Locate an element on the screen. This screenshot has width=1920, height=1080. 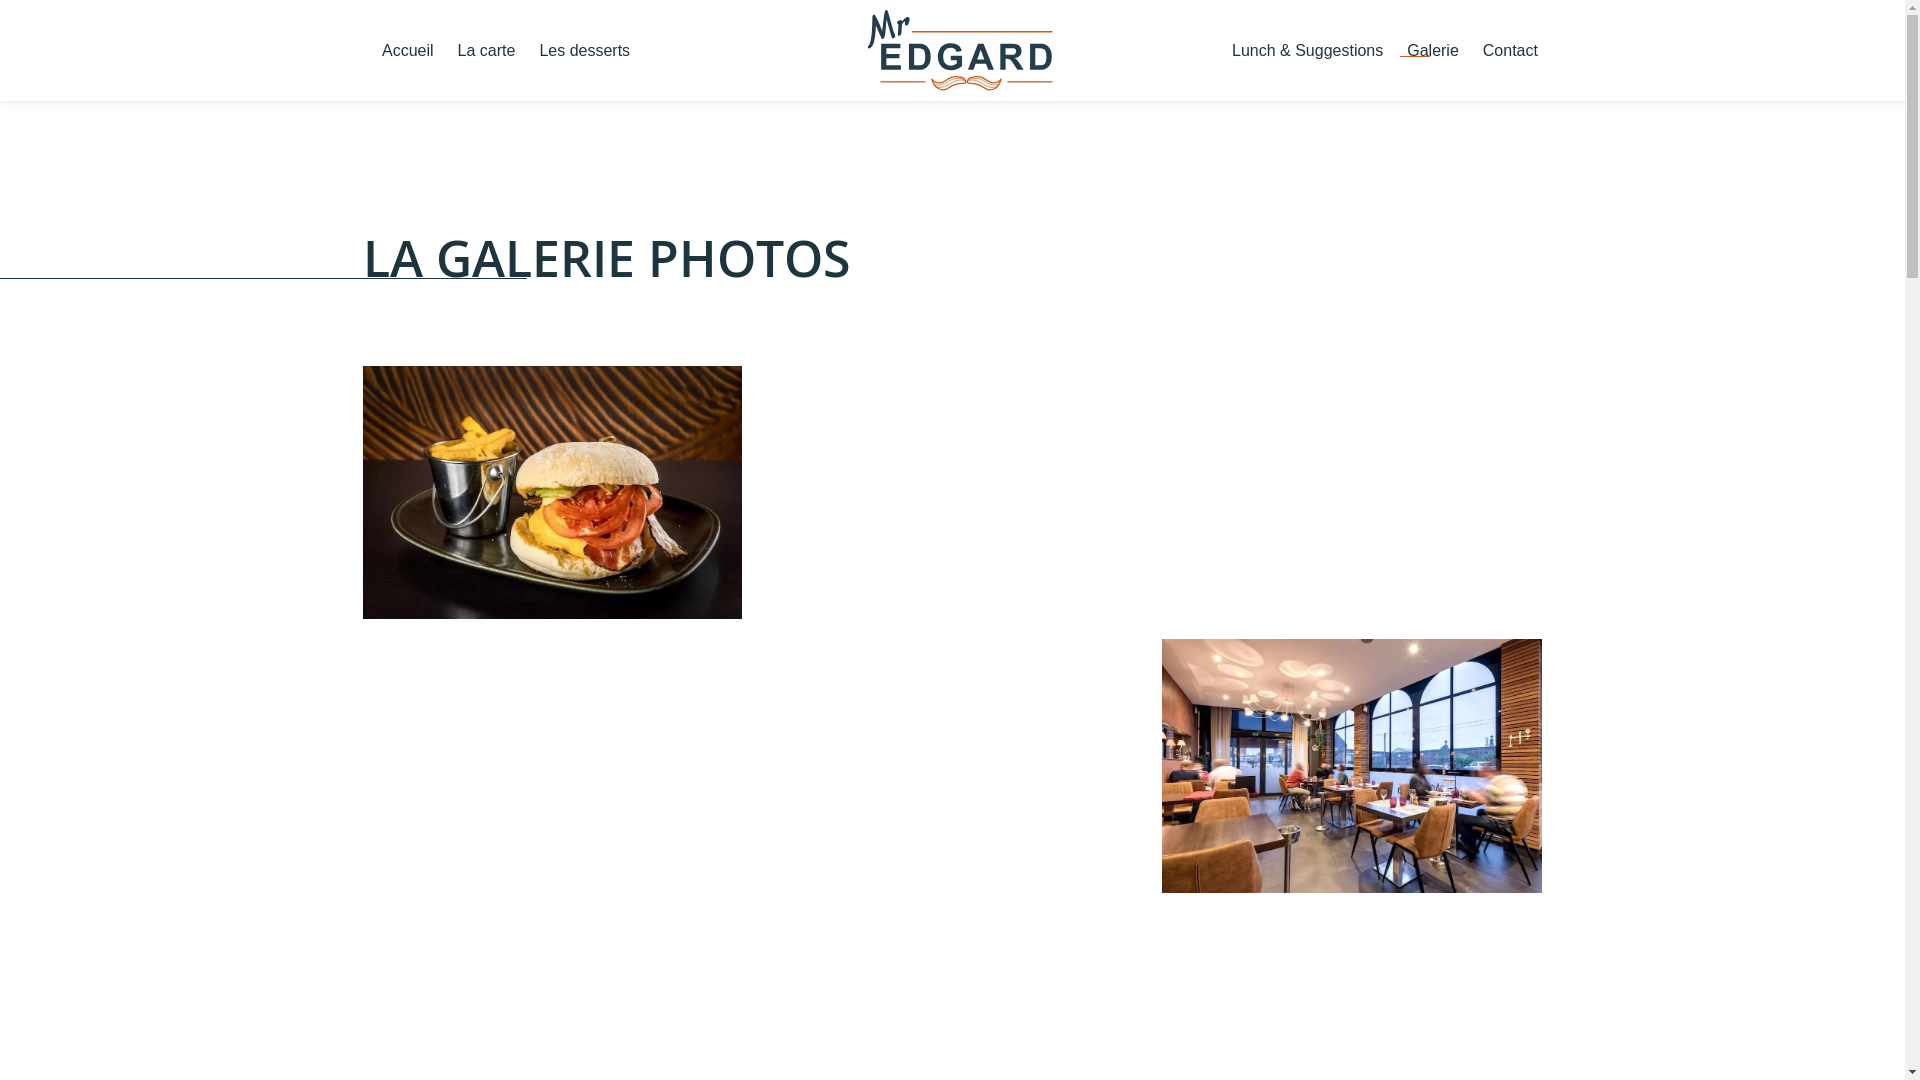
'Contact' is located at coordinates (1510, 49).